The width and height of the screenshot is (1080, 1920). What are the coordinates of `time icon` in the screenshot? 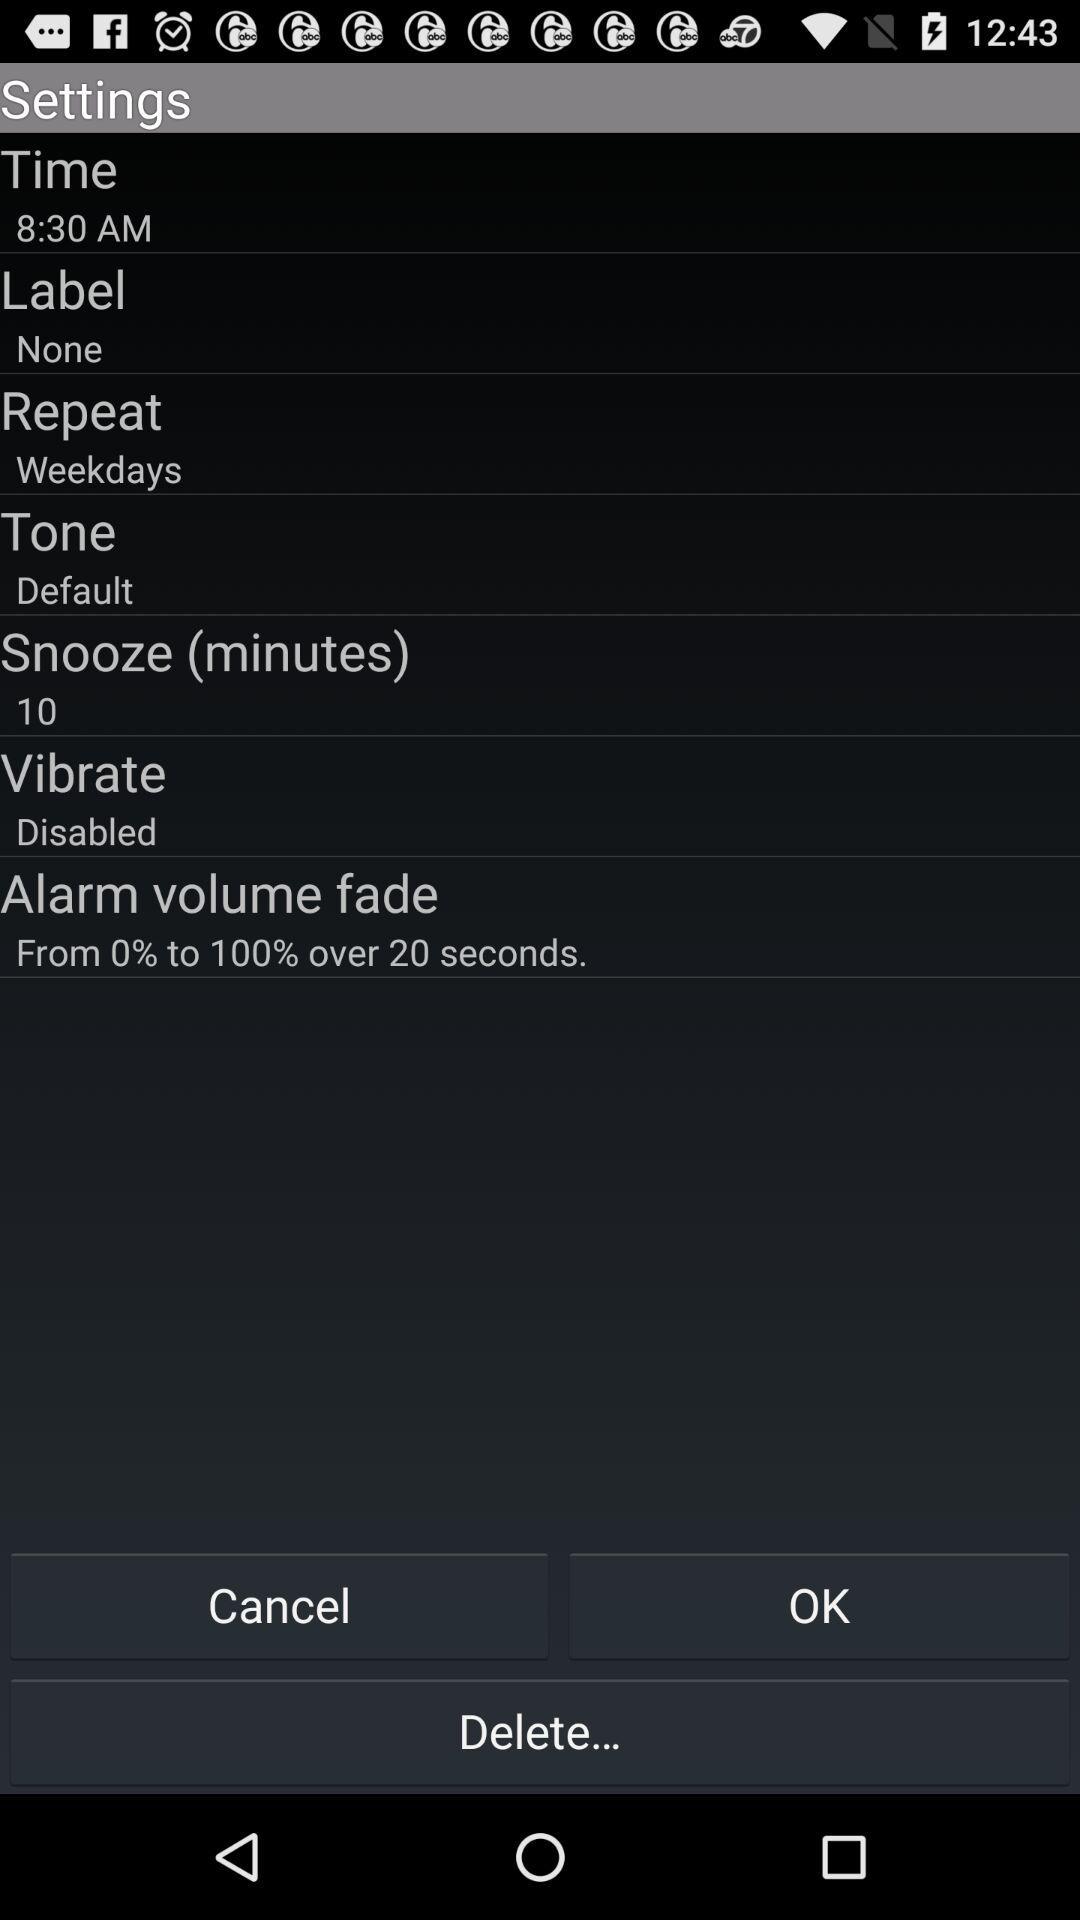 It's located at (540, 167).